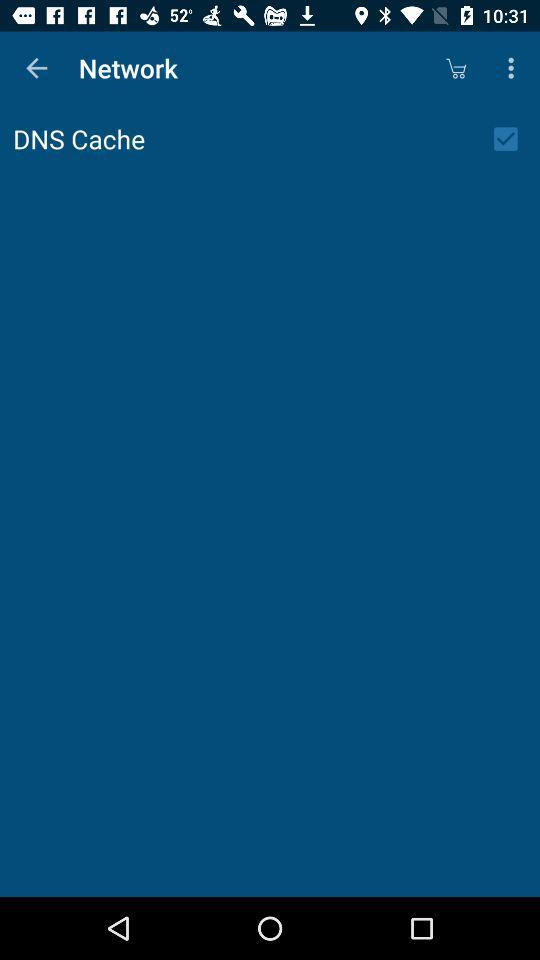 This screenshot has width=540, height=960. What do you see at coordinates (36, 68) in the screenshot?
I see `the item to the left of the network app` at bounding box center [36, 68].